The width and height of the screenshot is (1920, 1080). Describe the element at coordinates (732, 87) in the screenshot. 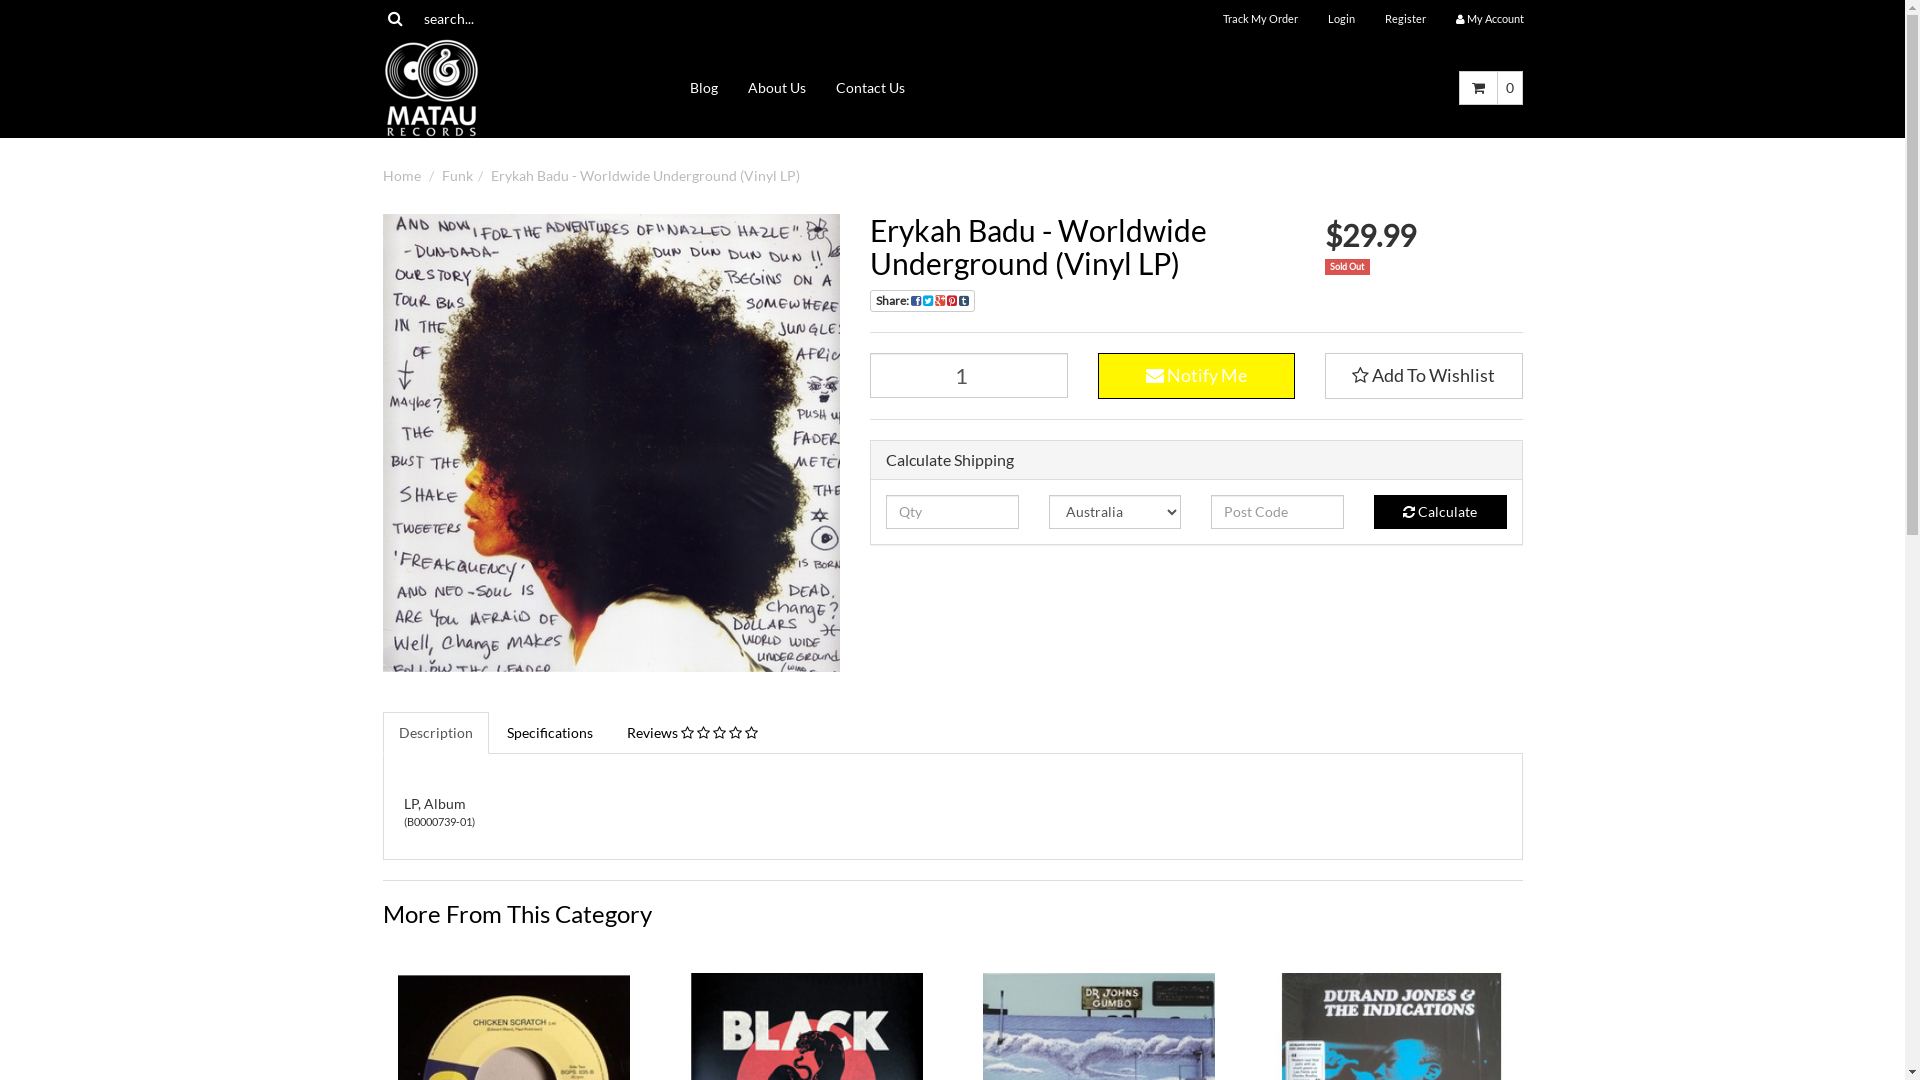

I see `'About Us'` at that location.